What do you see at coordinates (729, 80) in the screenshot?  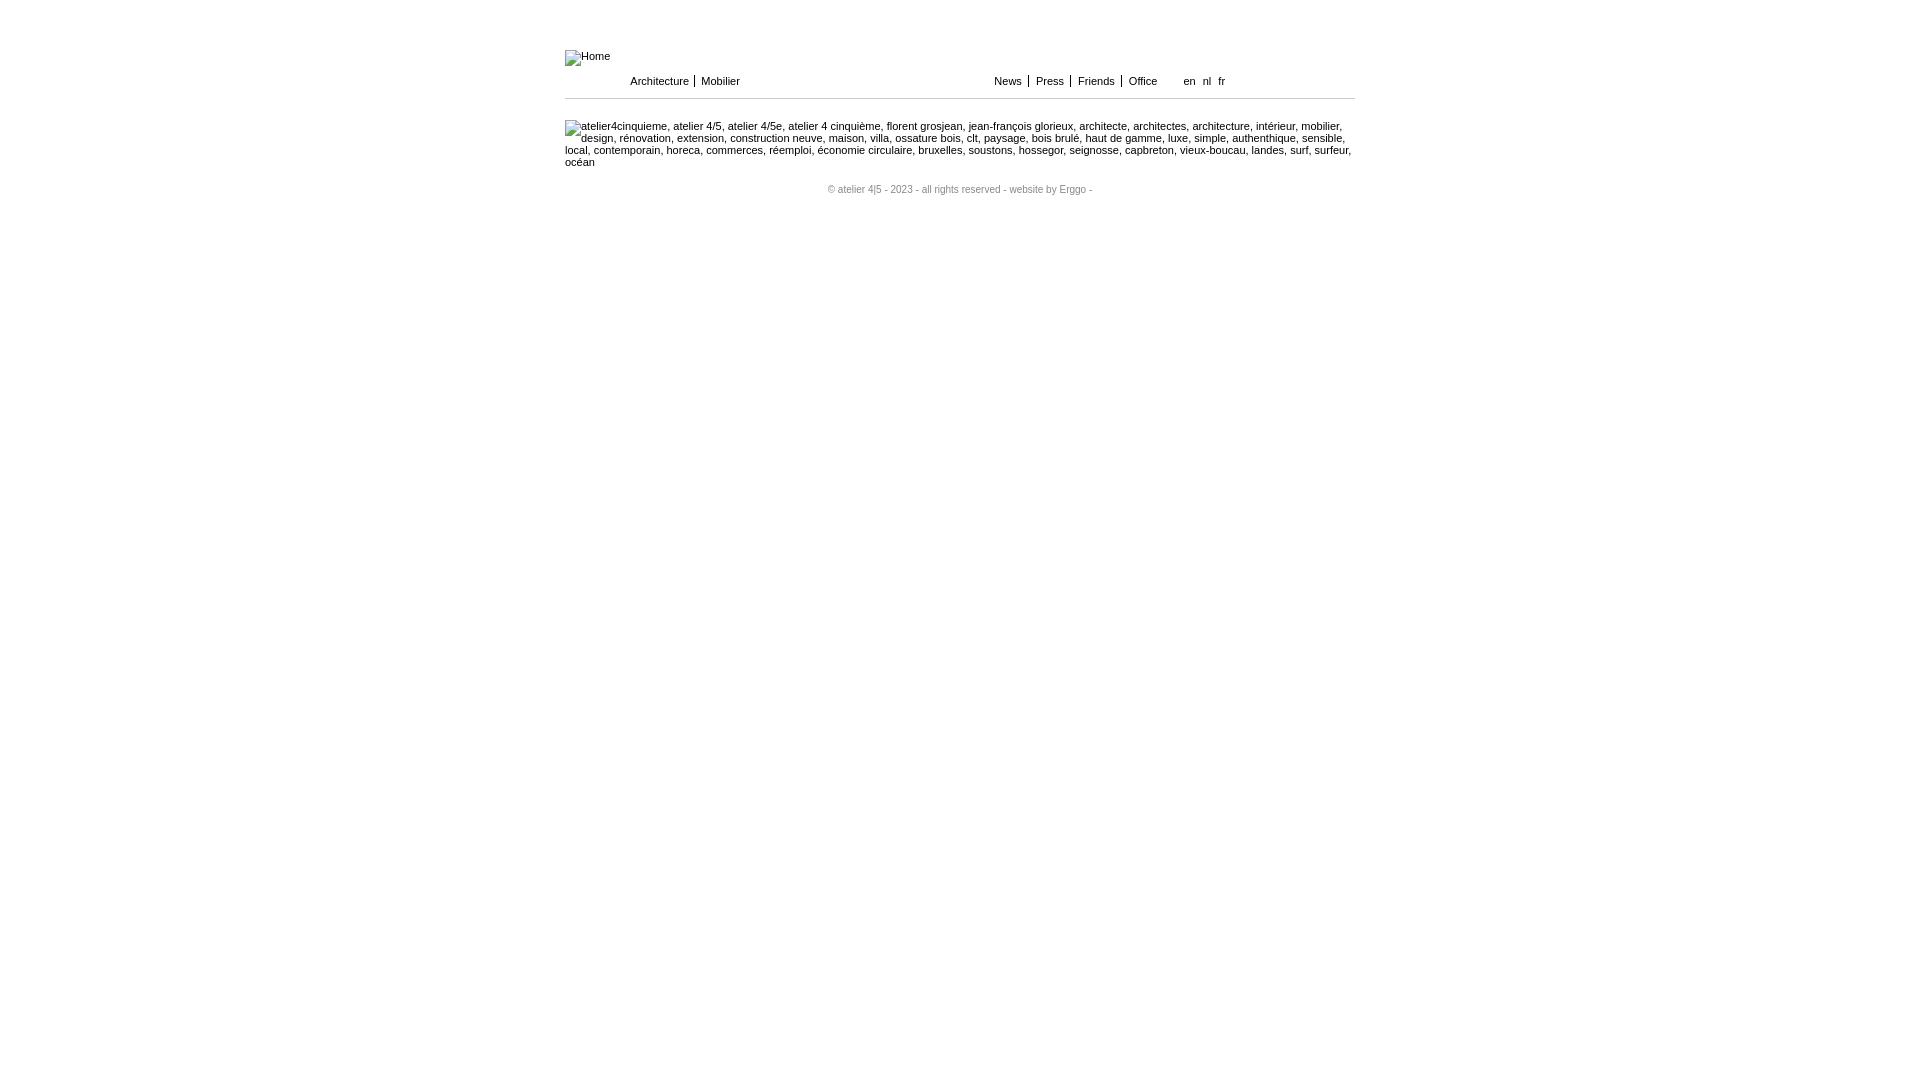 I see `'Mobilier'` at bounding box center [729, 80].